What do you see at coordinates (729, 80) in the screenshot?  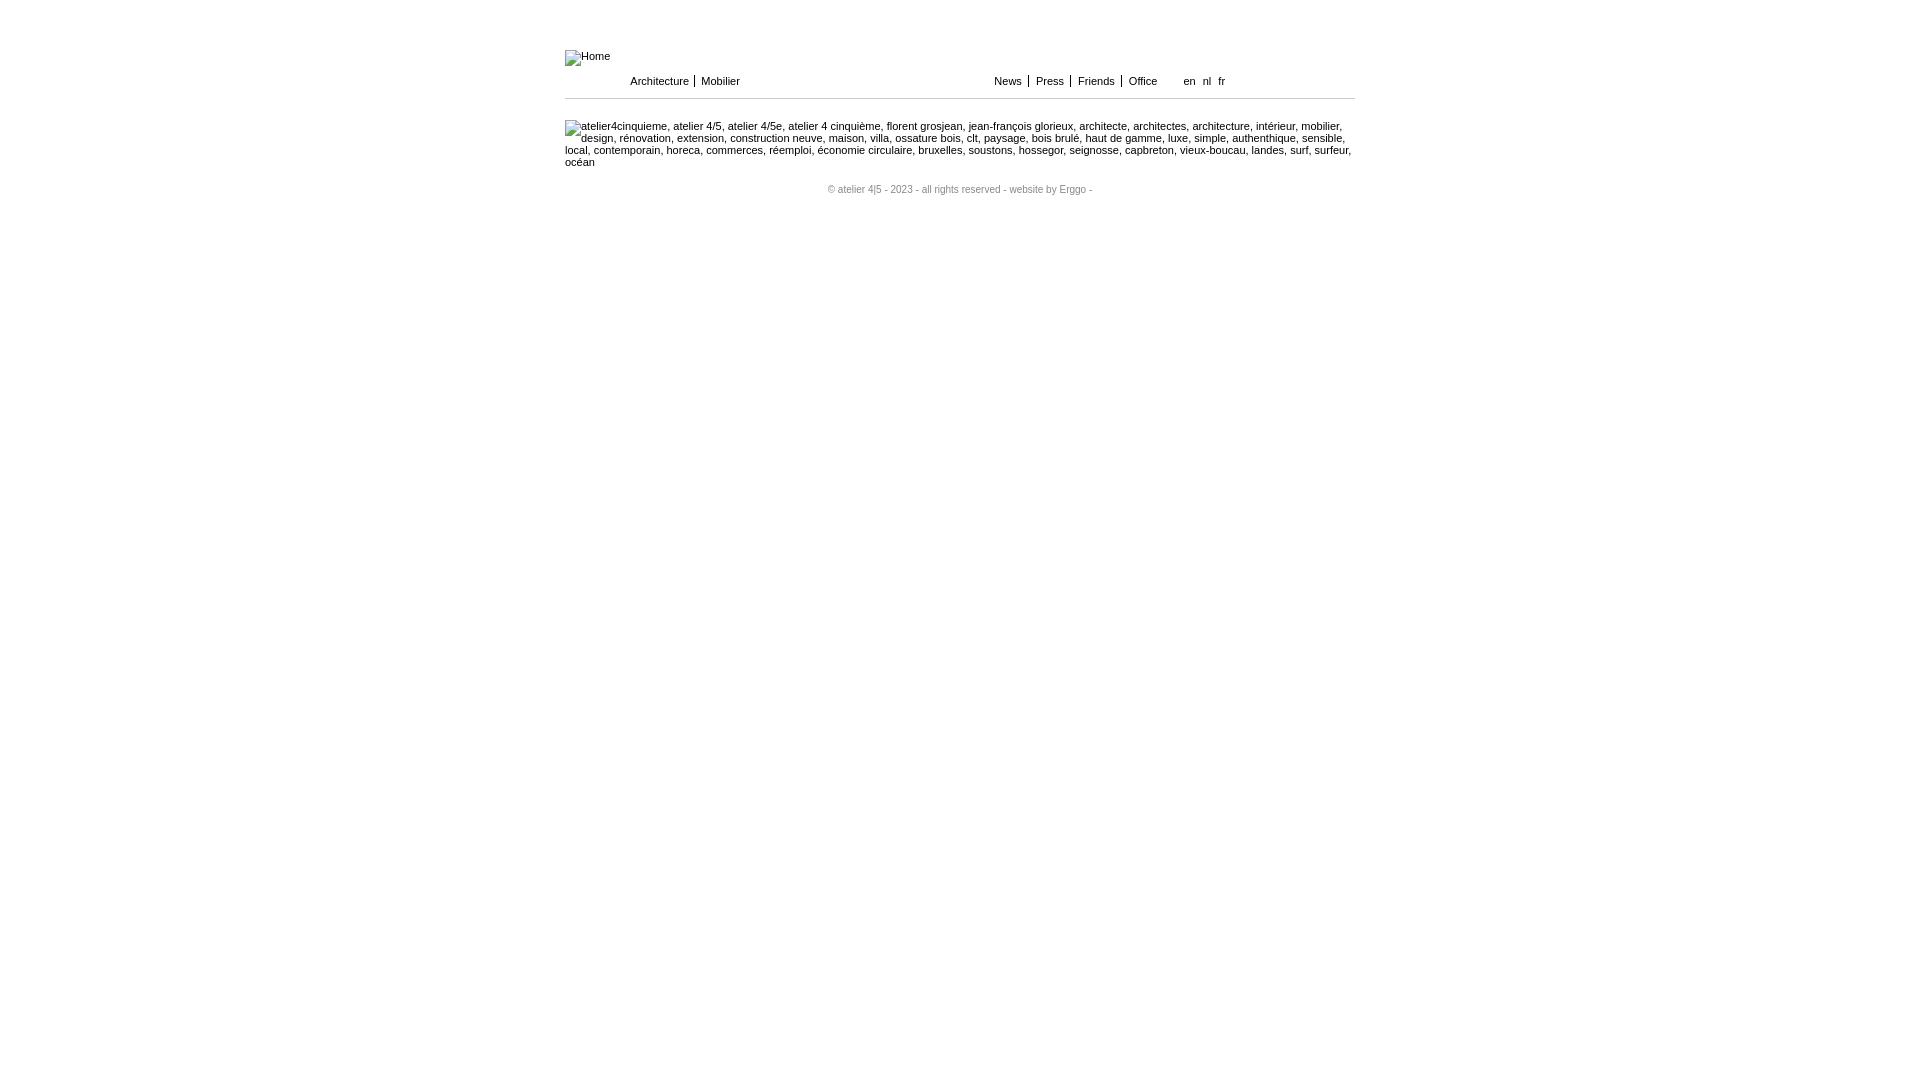 I see `'Mobilier'` at bounding box center [729, 80].